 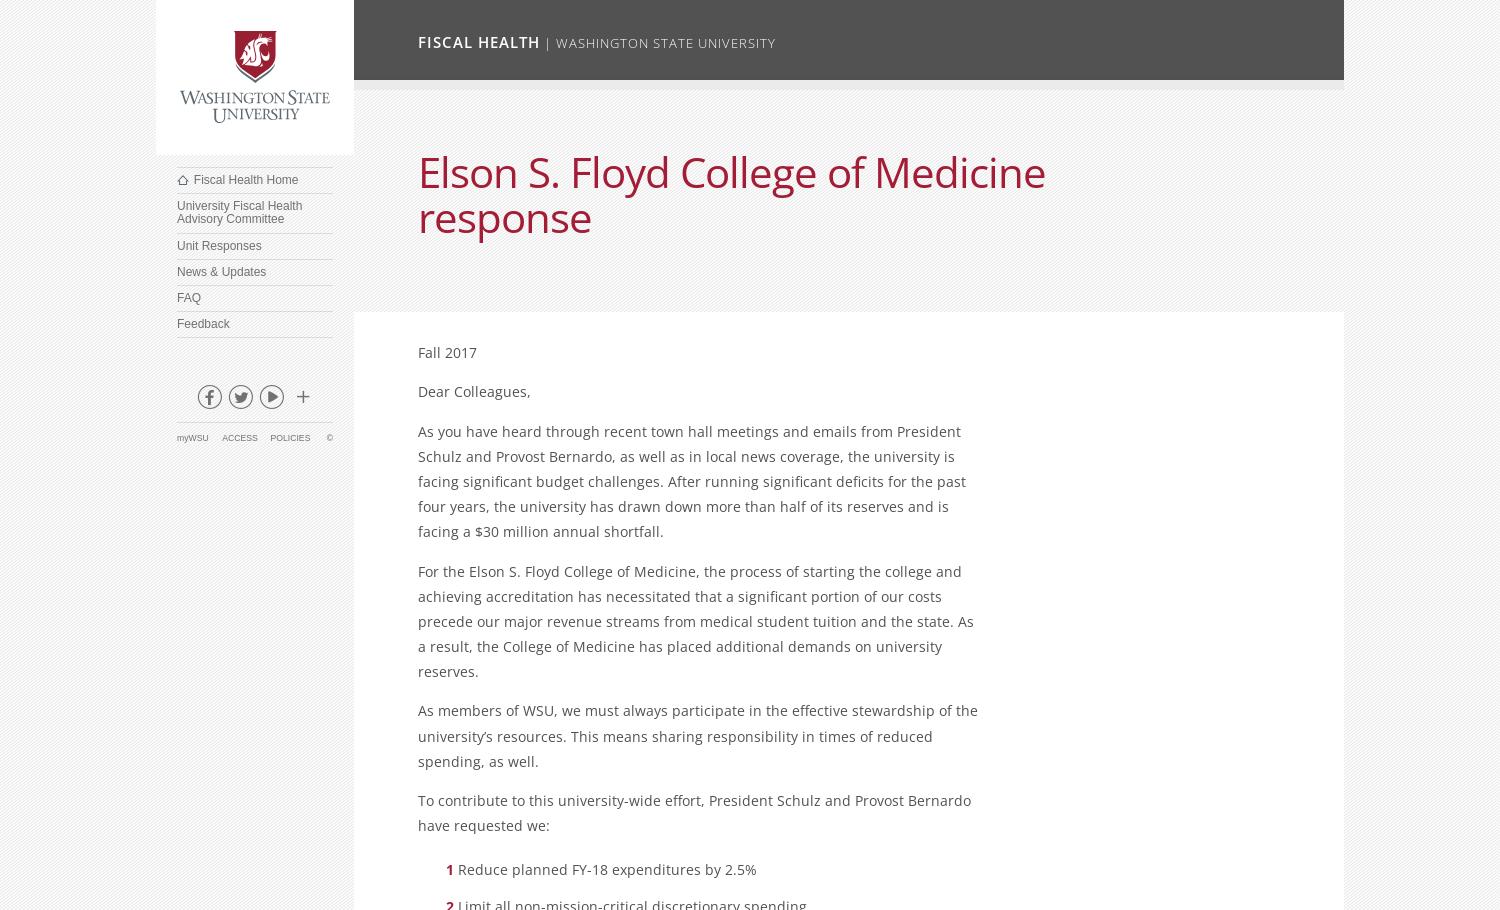 I want to click on 'News & Updates', so click(x=177, y=269).